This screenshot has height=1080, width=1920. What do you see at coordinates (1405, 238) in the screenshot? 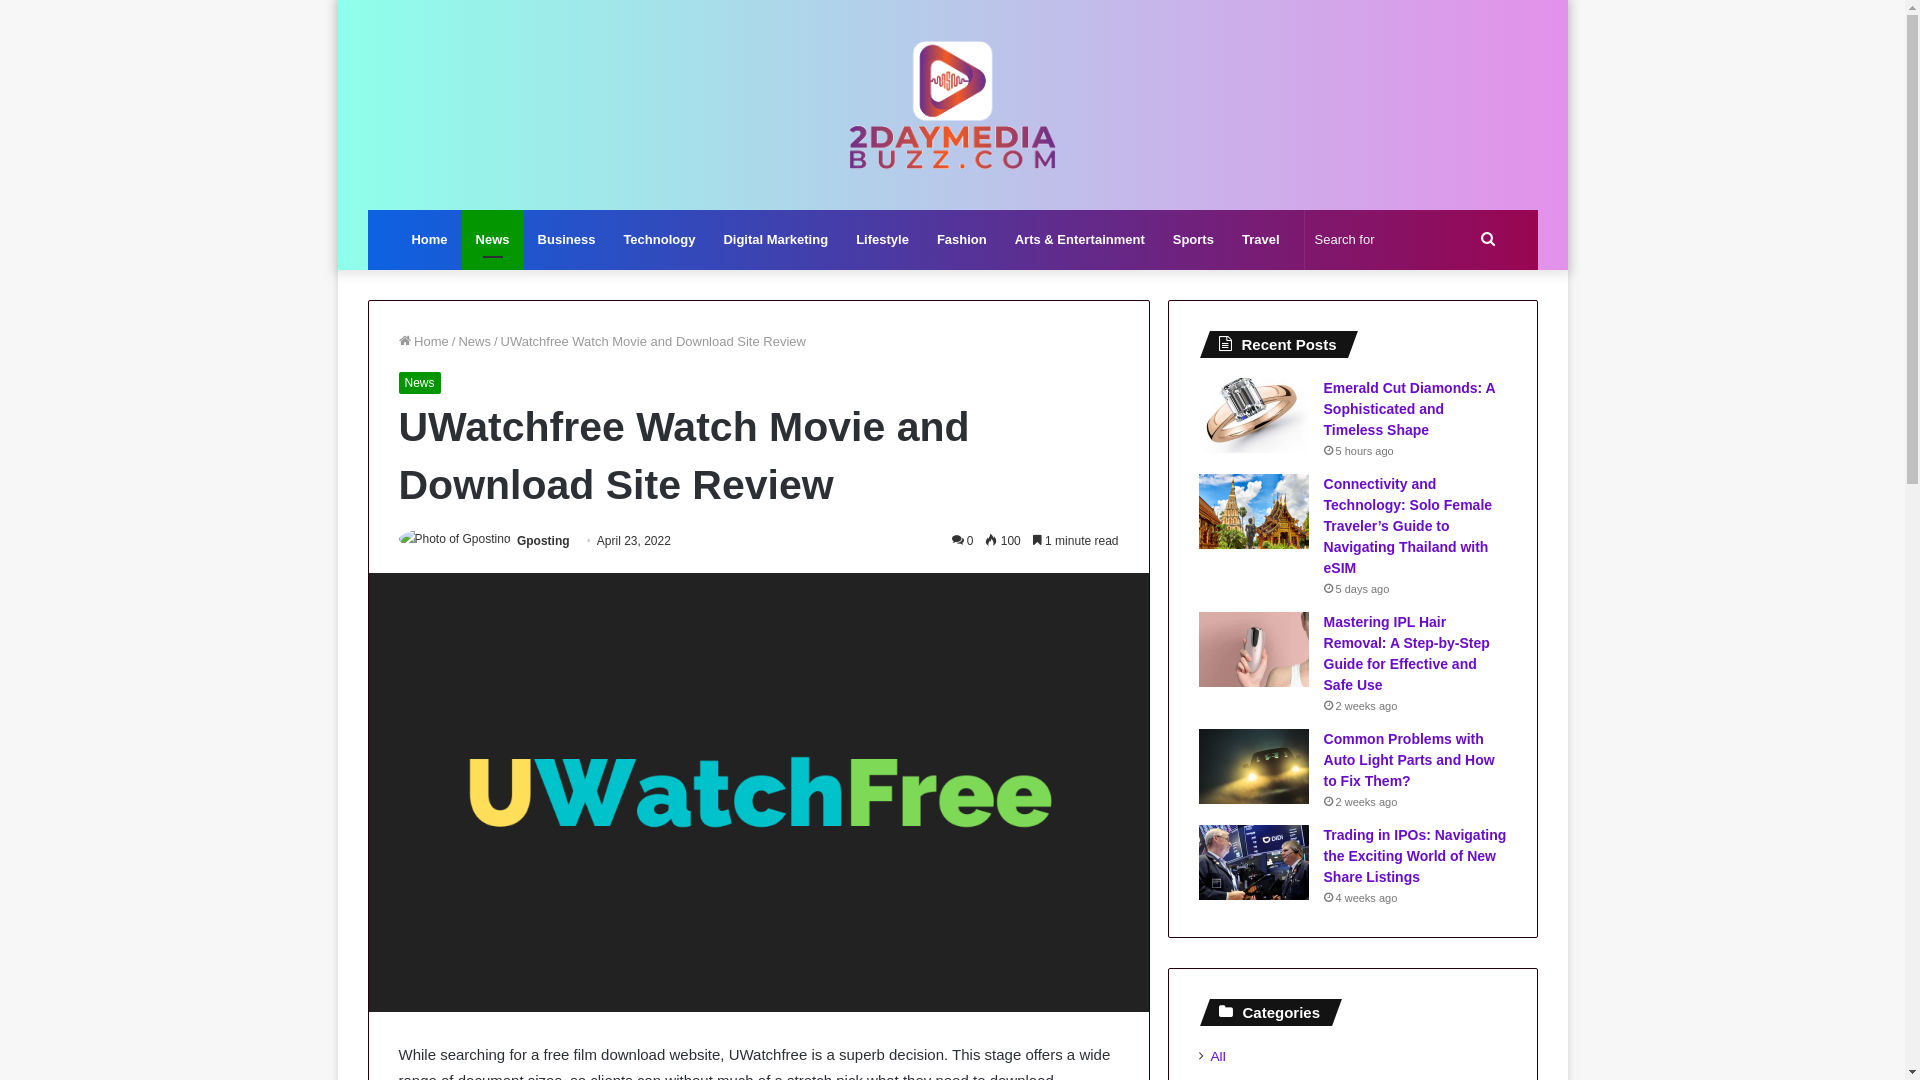
I see `'Search for'` at bounding box center [1405, 238].